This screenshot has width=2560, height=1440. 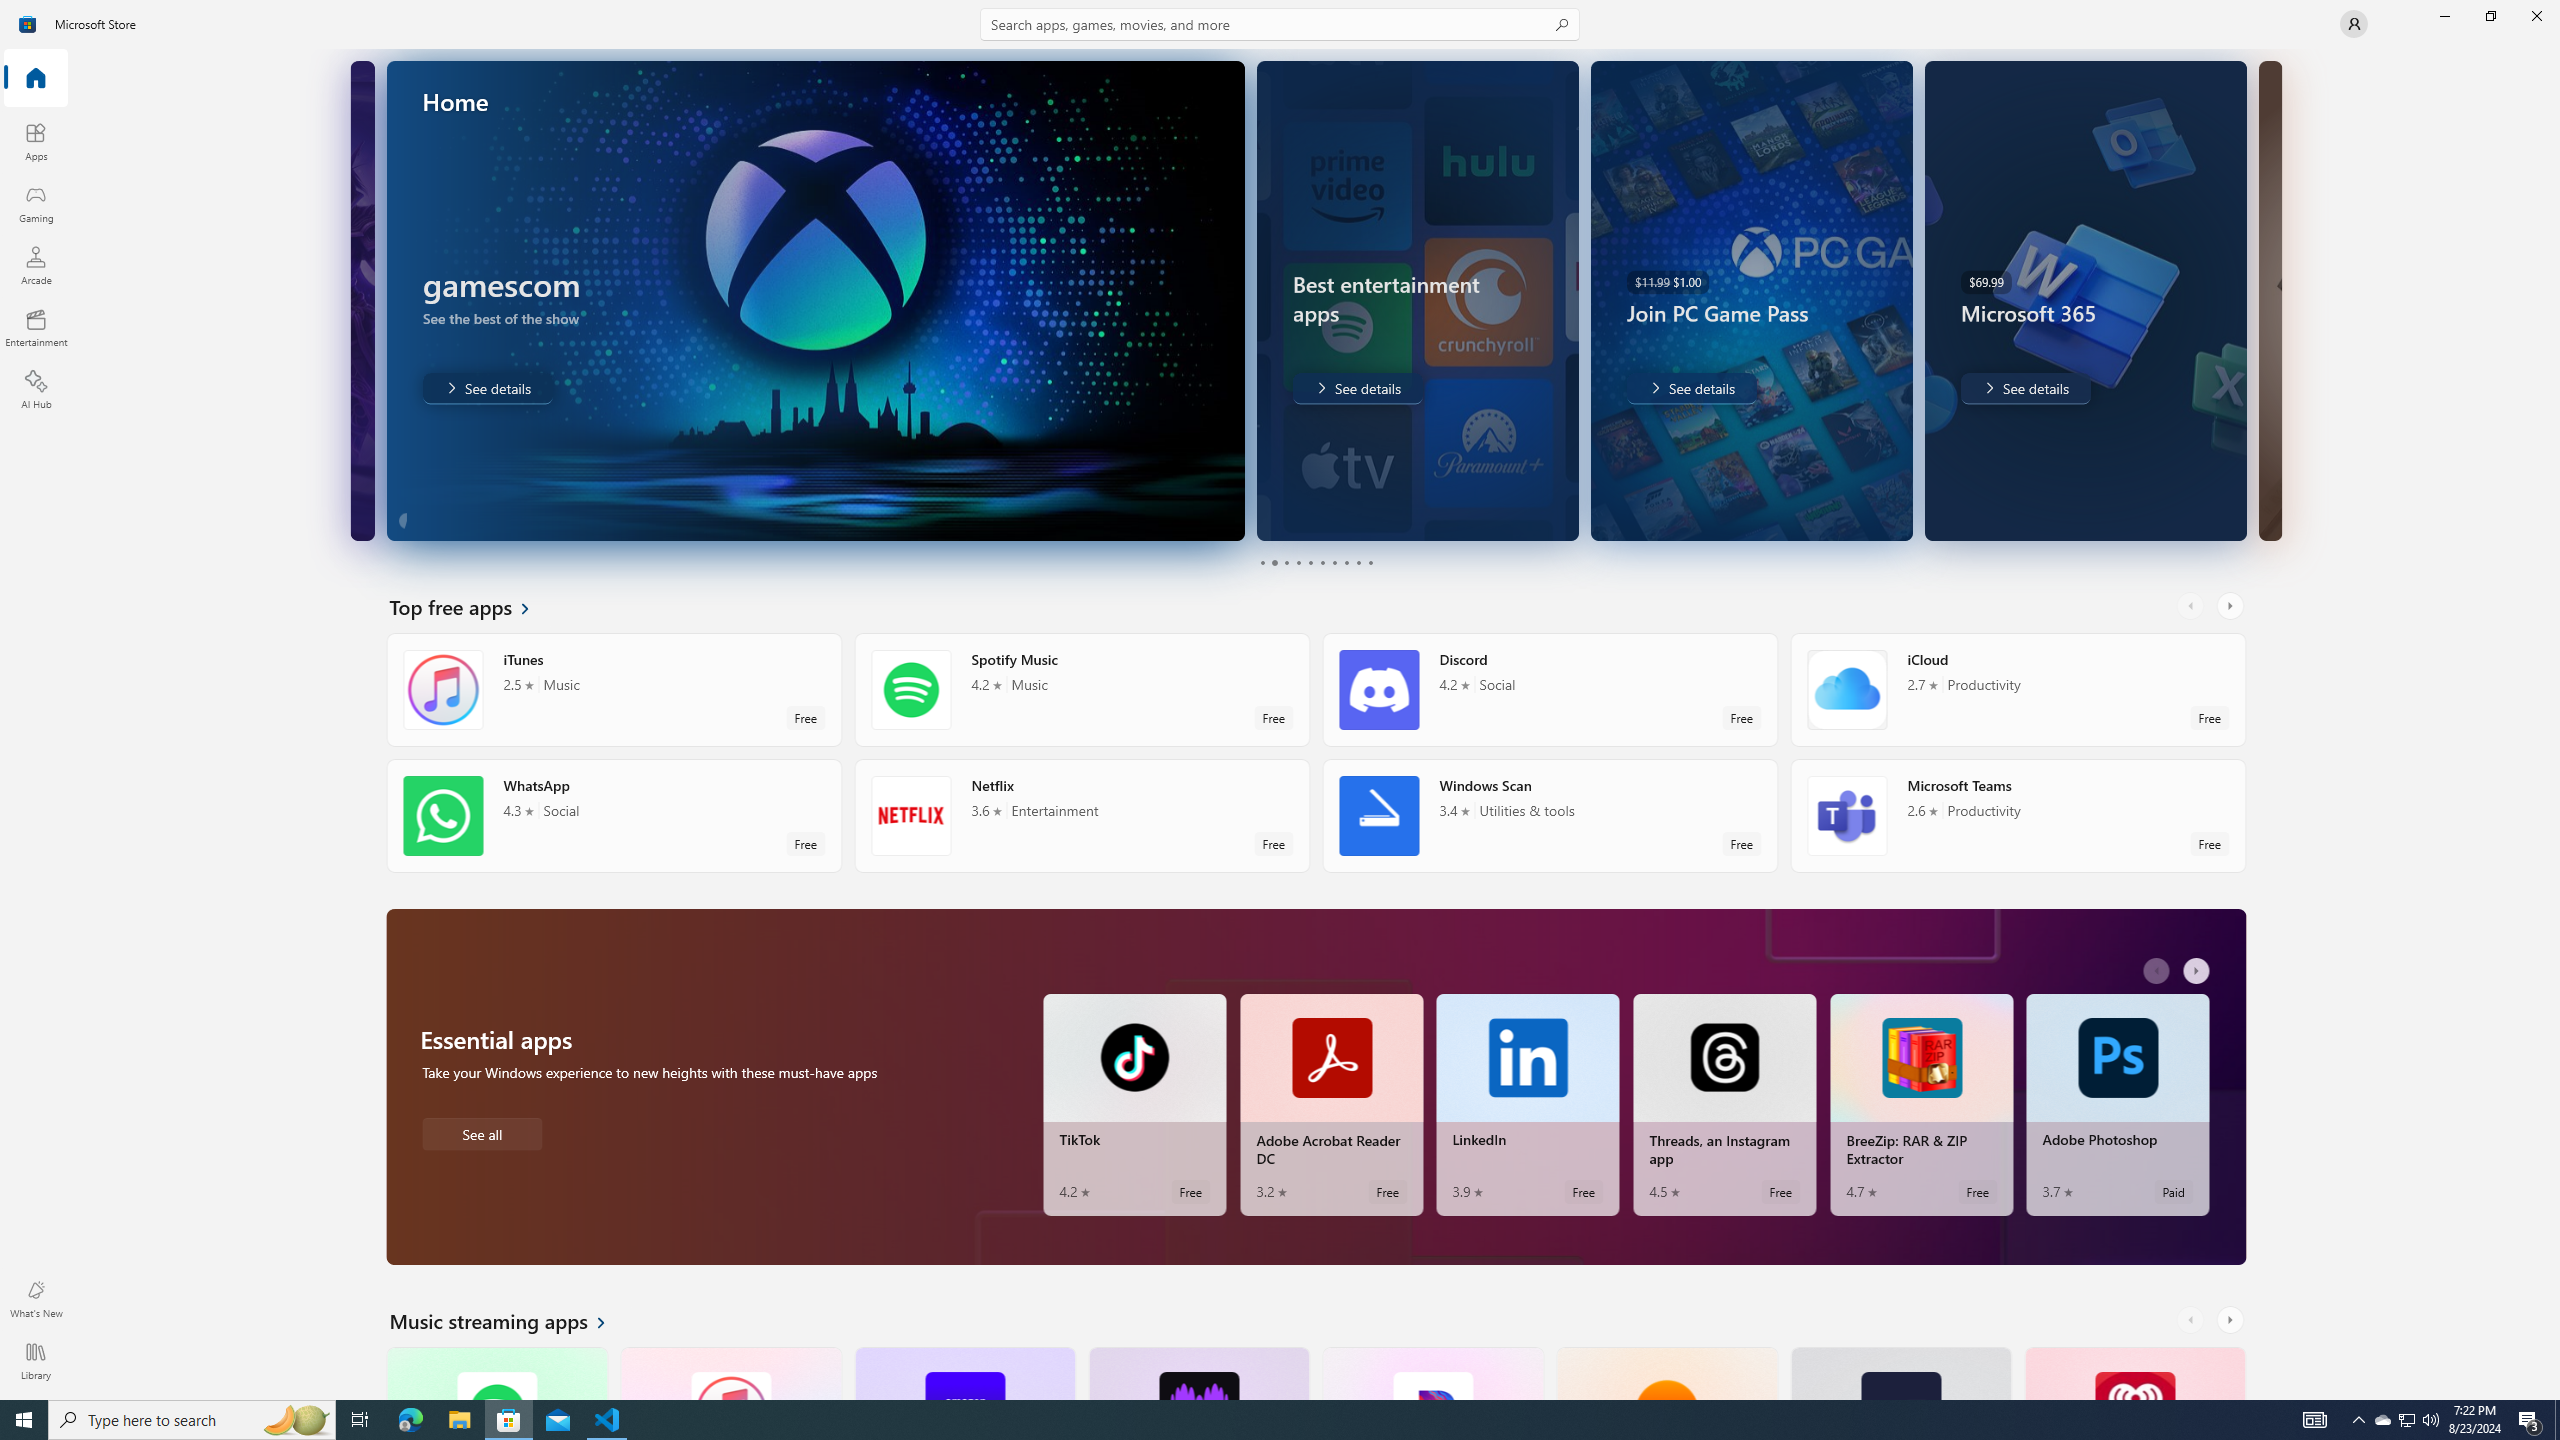 What do you see at coordinates (2192, 1320) in the screenshot?
I see `'AutomationID: LeftScrollButton'` at bounding box center [2192, 1320].